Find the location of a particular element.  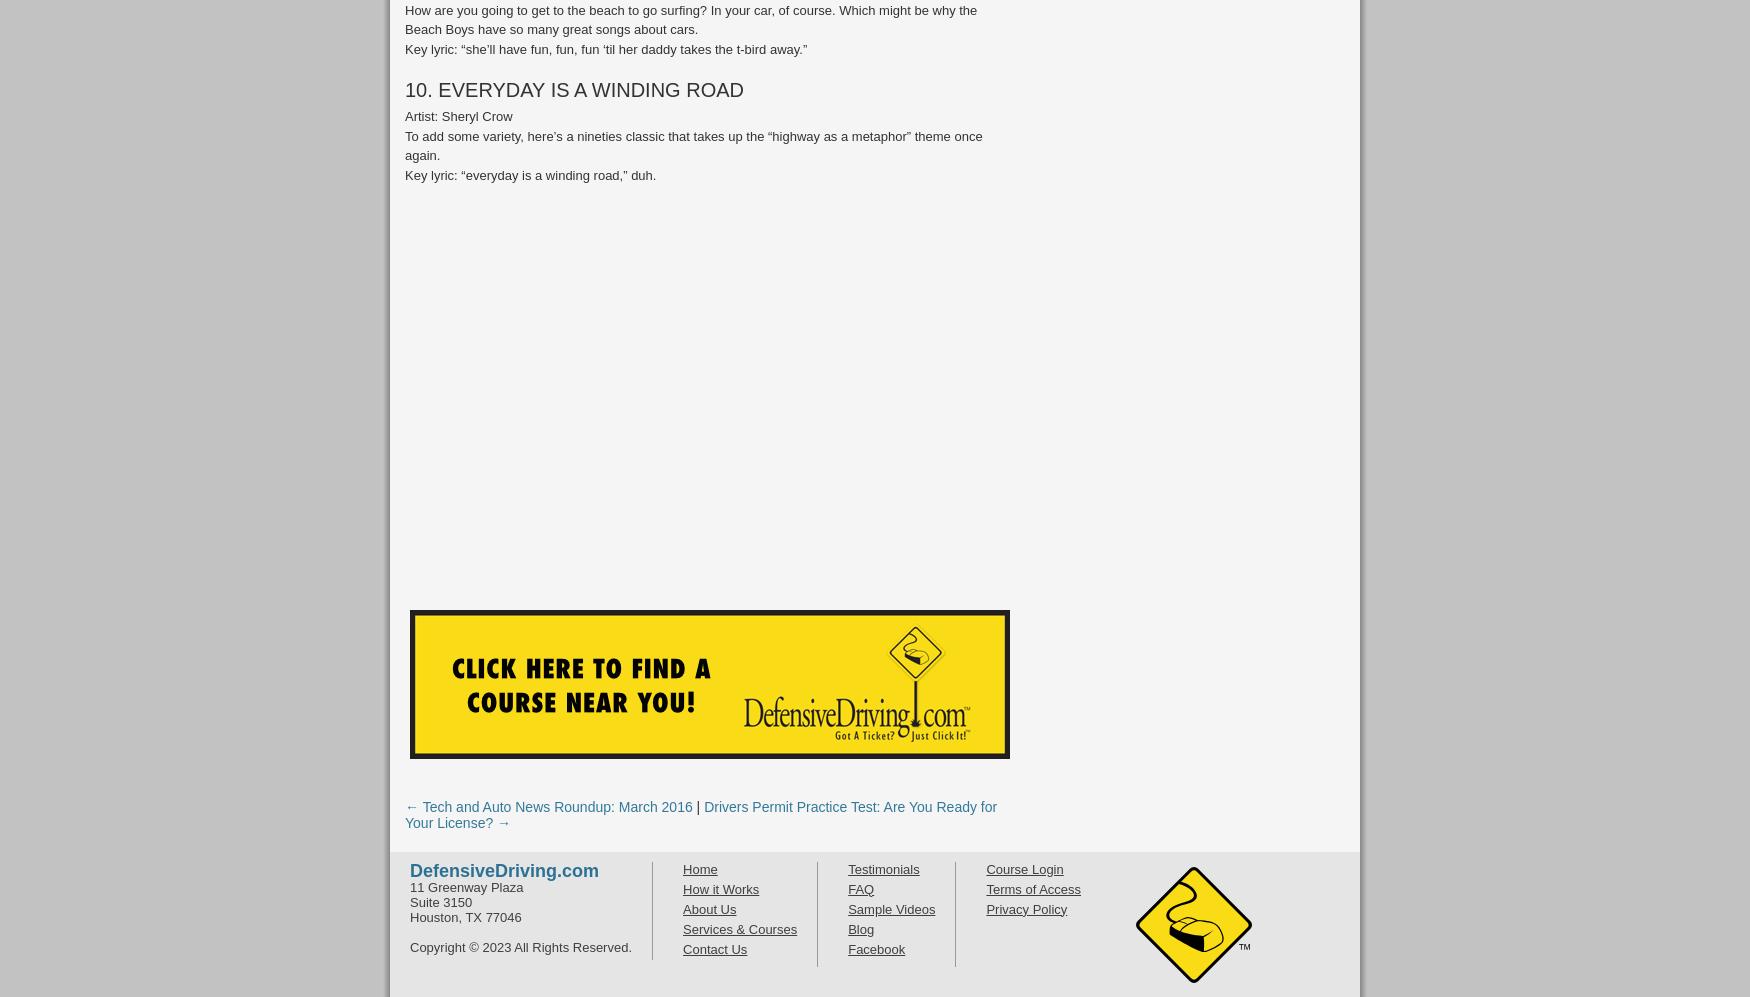

'DefensiveDriving.com' is located at coordinates (409, 868).